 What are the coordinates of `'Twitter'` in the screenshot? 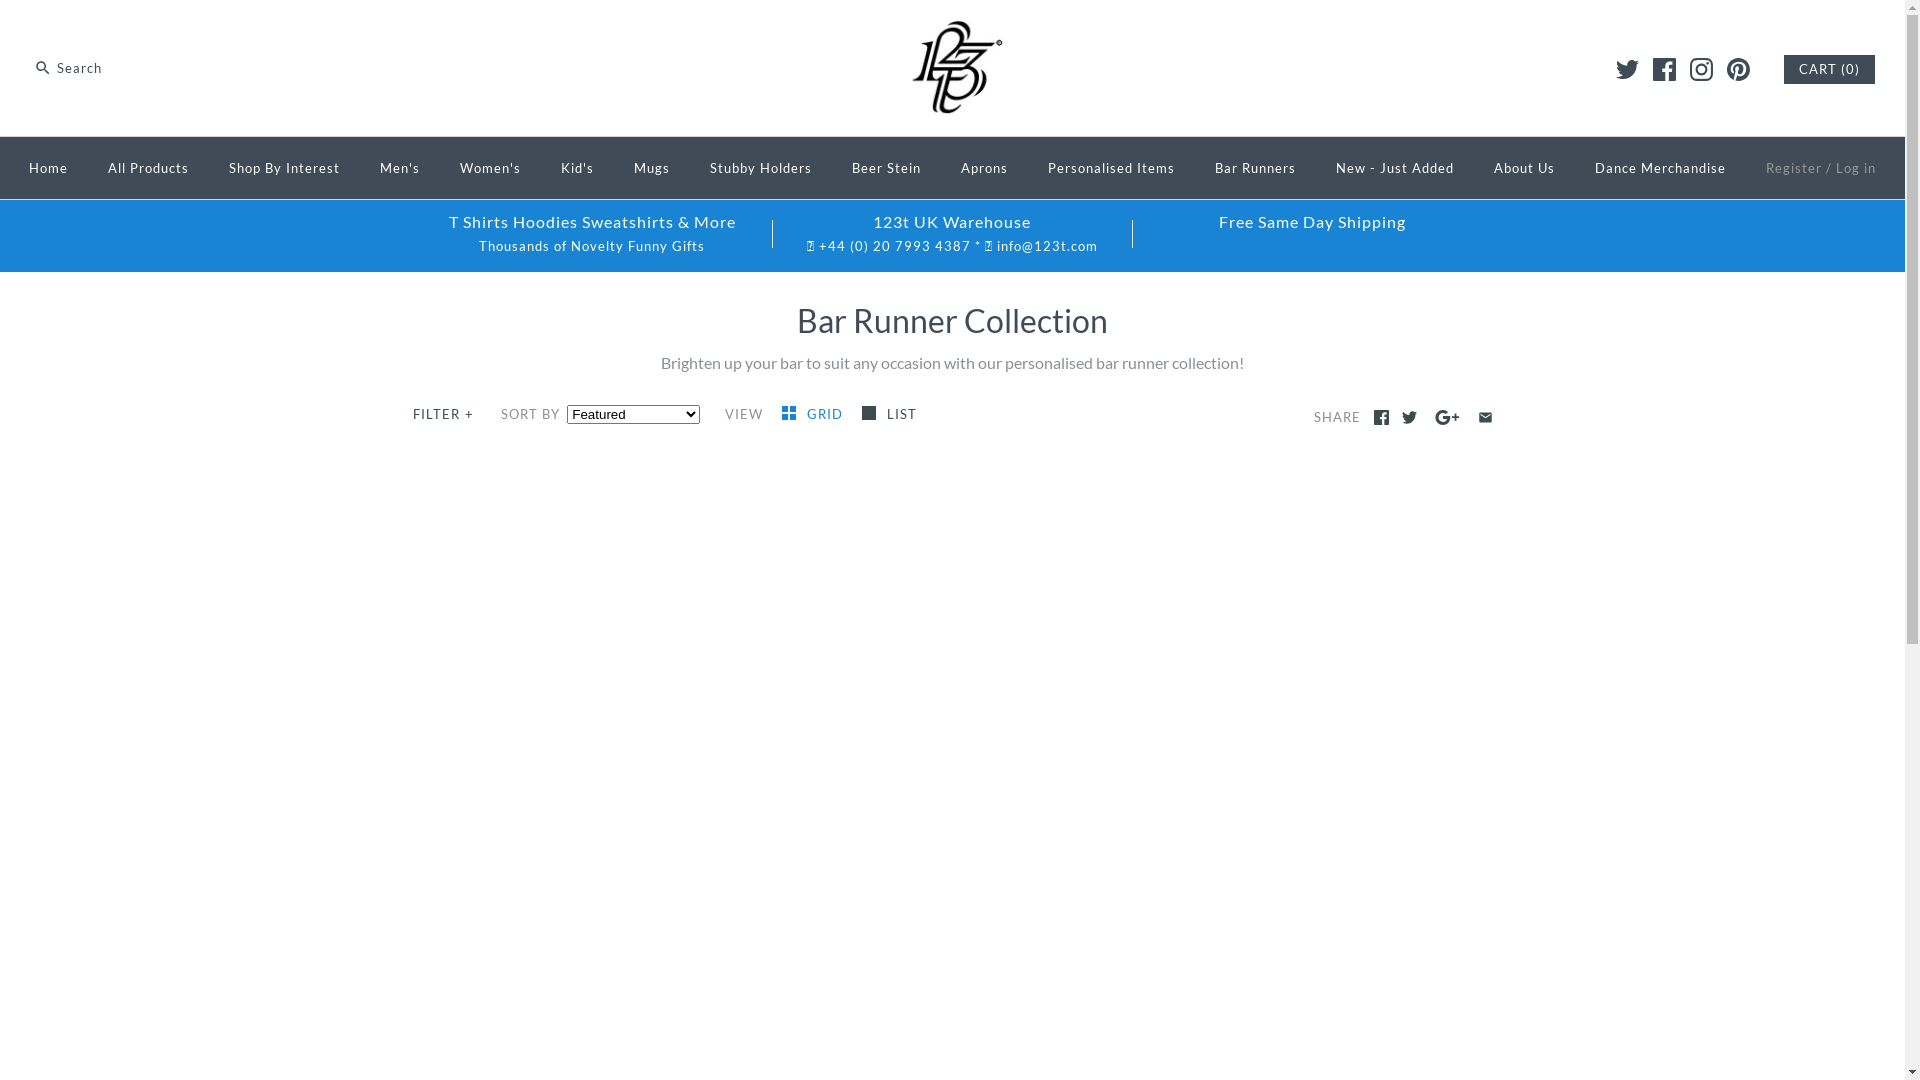 It's located at (1616, 68).